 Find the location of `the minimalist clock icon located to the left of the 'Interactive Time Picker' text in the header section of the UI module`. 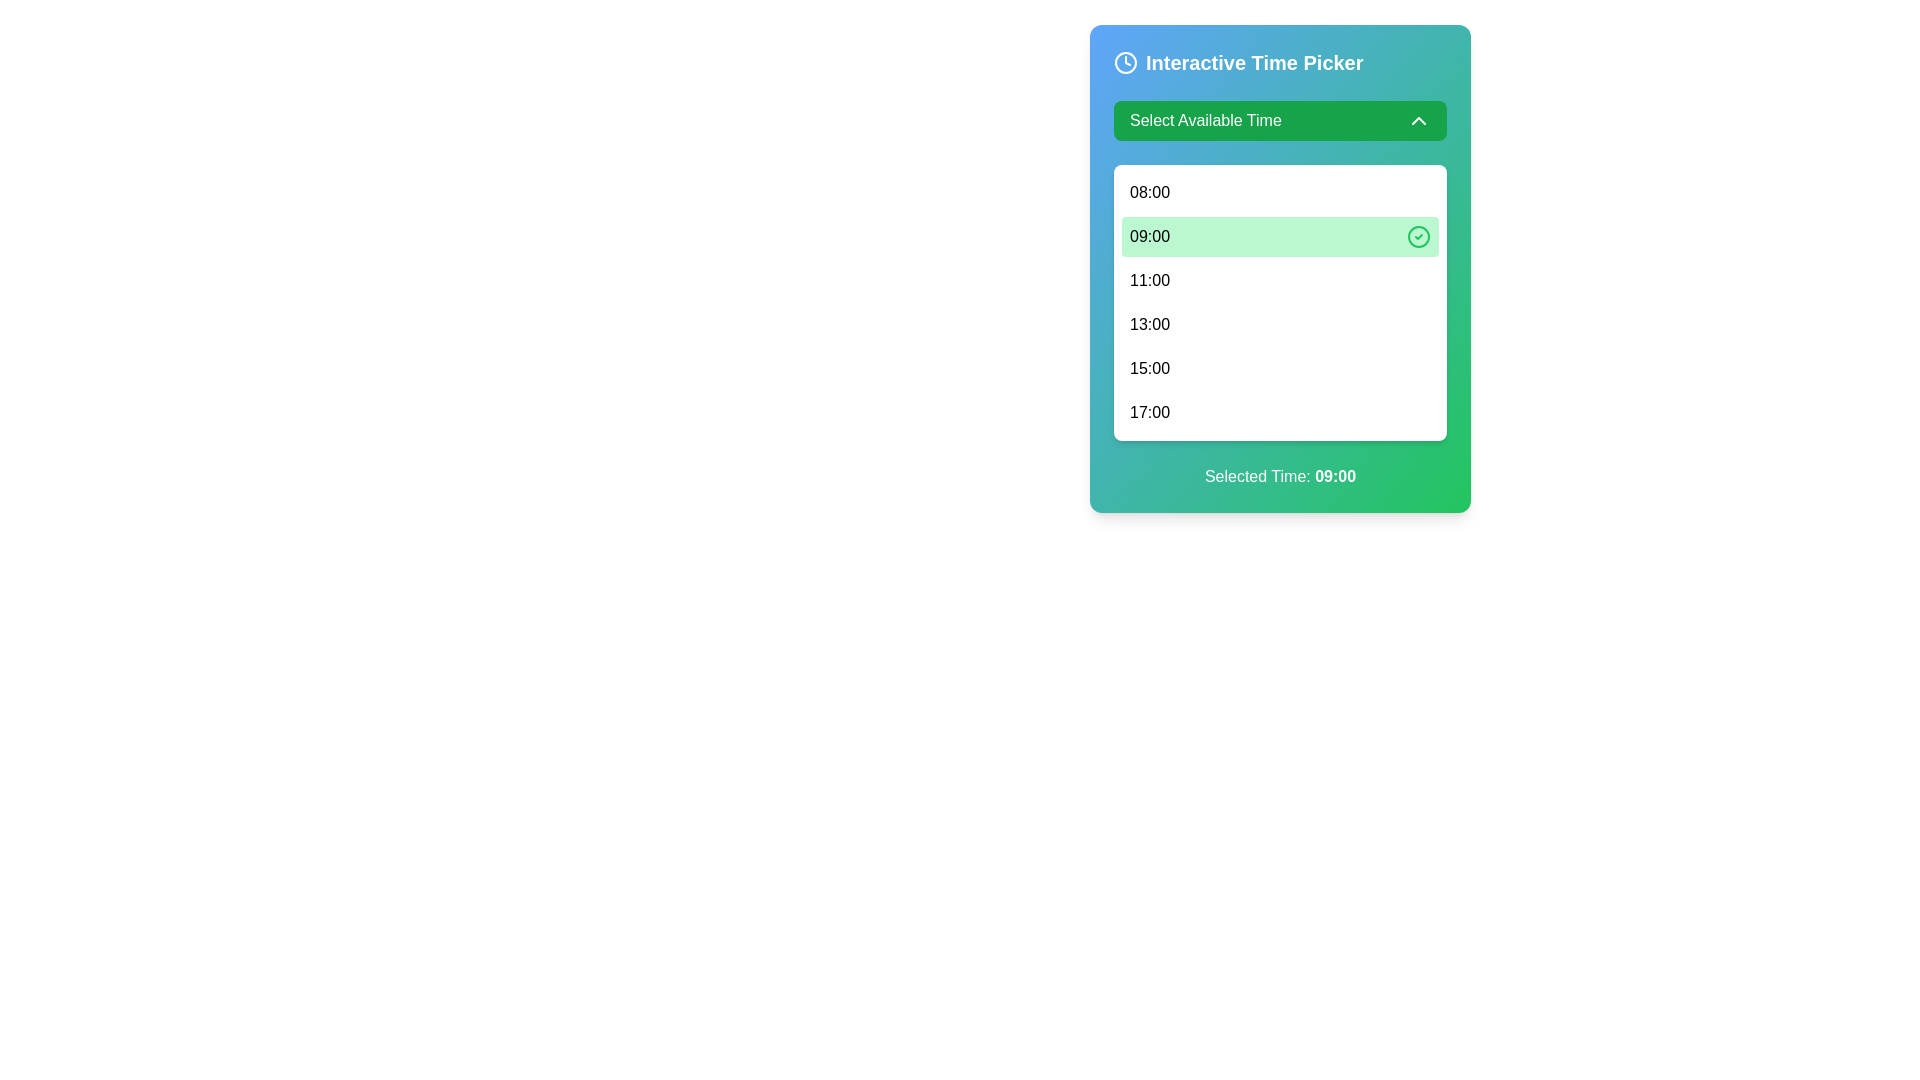

the minimalist clock icon located to the left of the 'Interactive Time Picker' text in the header section of the UI module is located at coordinates (1126, 61).